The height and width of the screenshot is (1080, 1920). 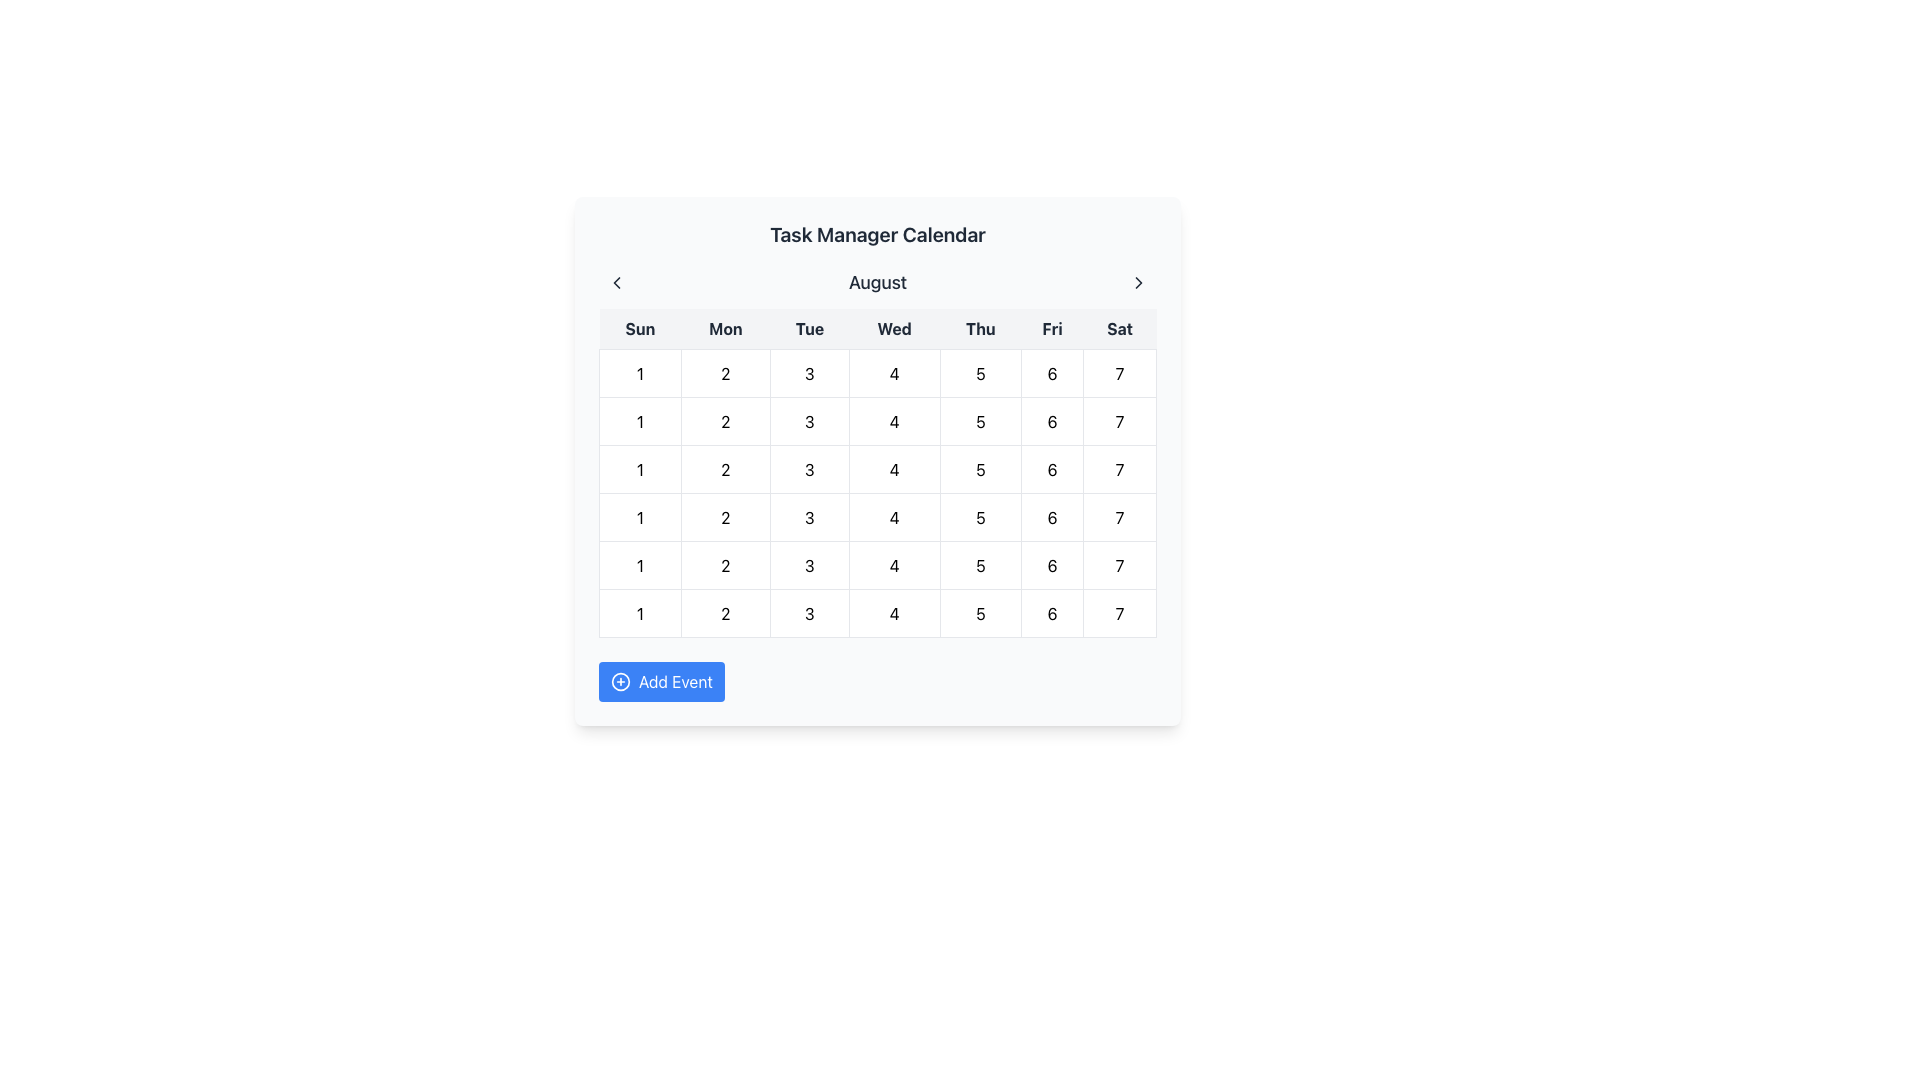 What do you see at coordinates (878, 234) in the screenshot?
I see `the 'Task Manager Calendar' text label, which is styled in bold and positioned above the calendar view` at bounding box center [878, 234].